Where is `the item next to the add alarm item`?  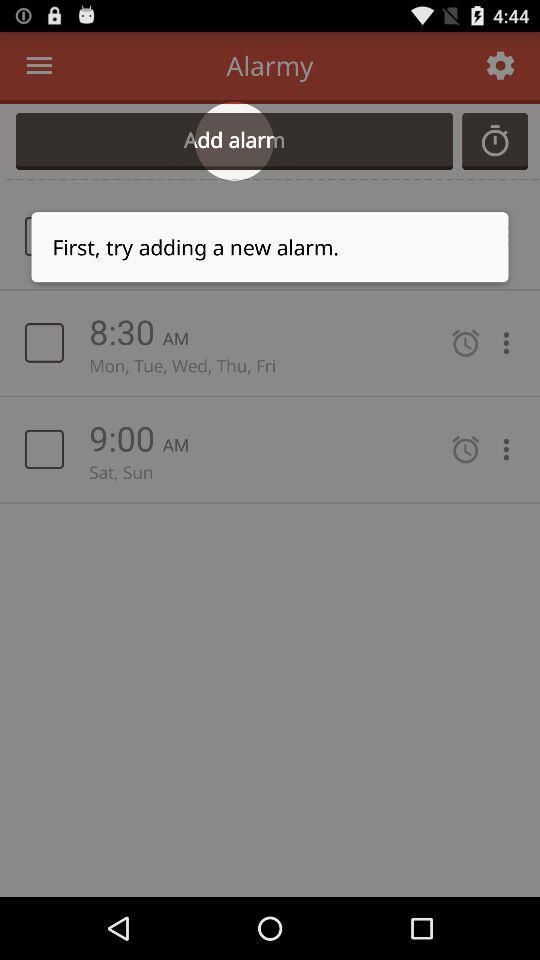
the item next to the add alarm item is located at coordinates (494, 140).